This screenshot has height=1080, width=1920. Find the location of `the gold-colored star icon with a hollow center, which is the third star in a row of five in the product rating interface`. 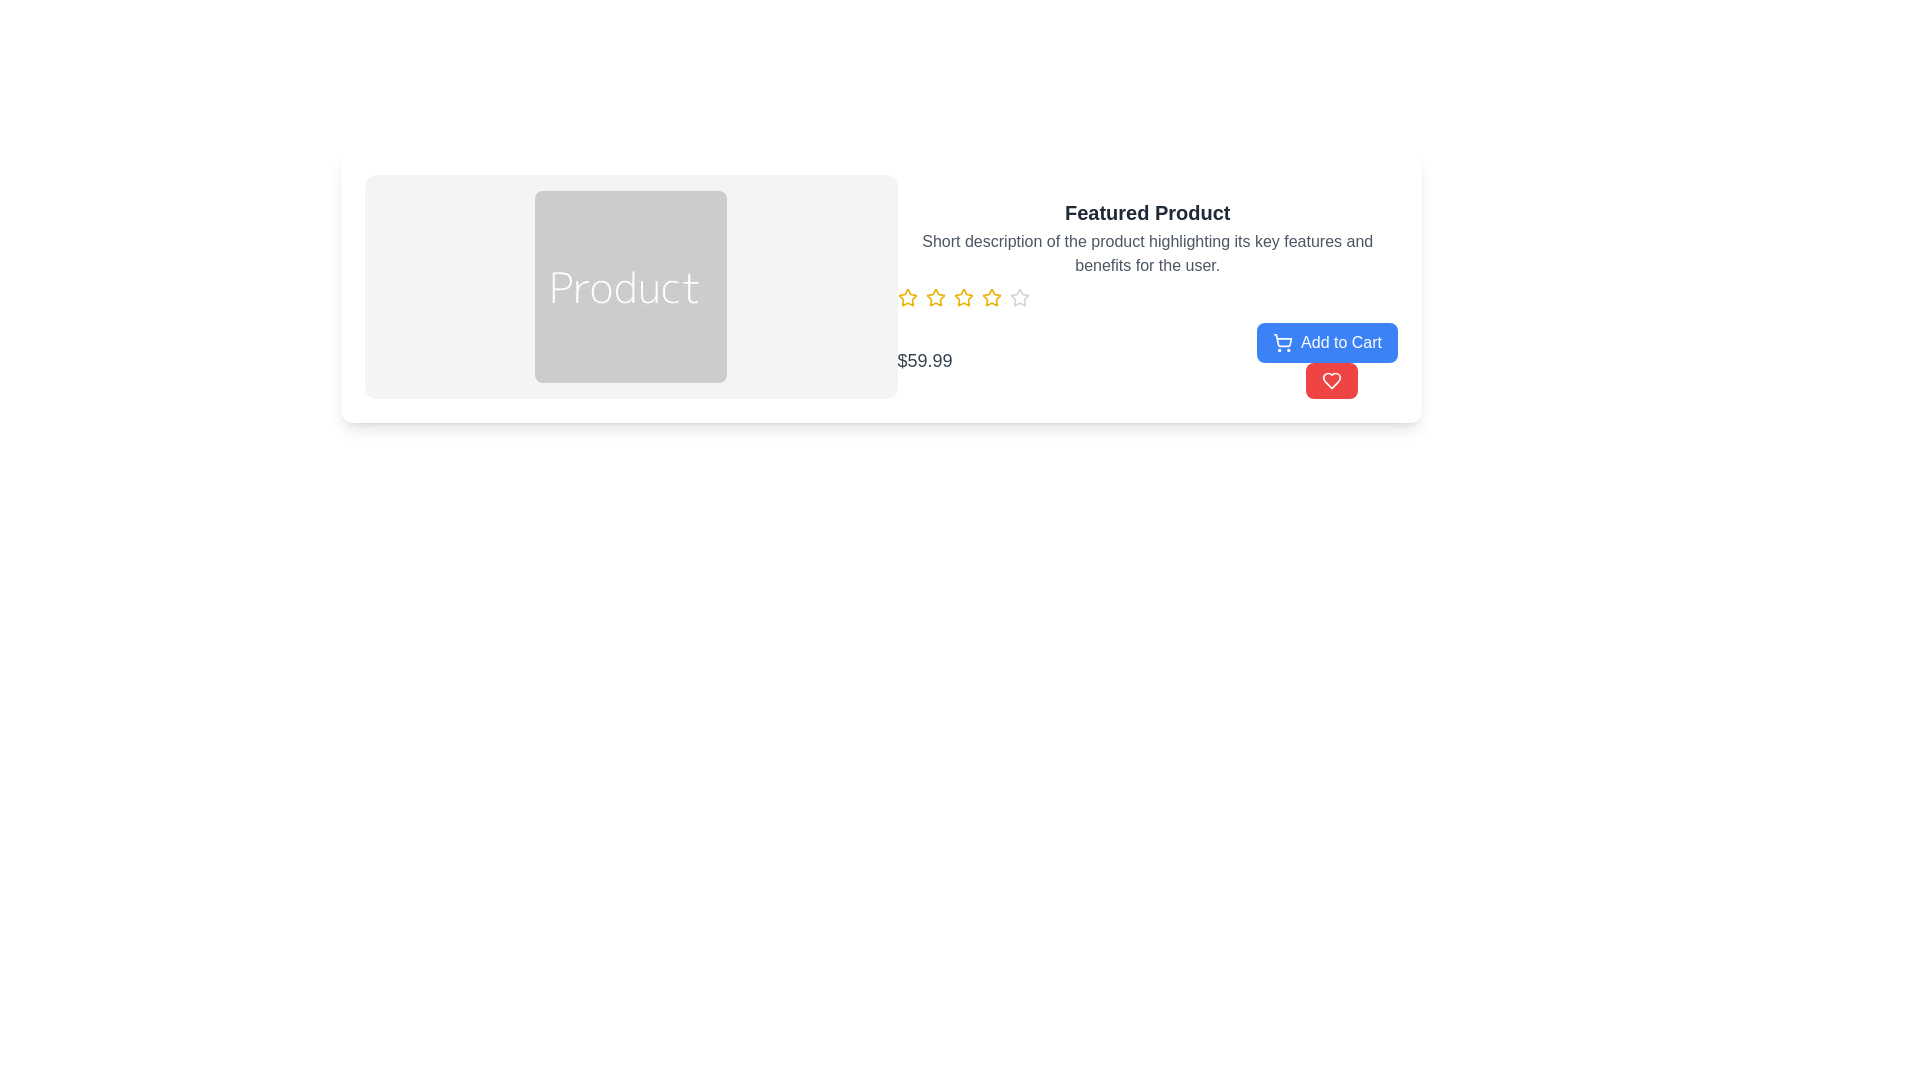

the gold-colored star icon with a hollow center, which is the third star in a row of five in the product rating interface is located at coordinates (963, 297).